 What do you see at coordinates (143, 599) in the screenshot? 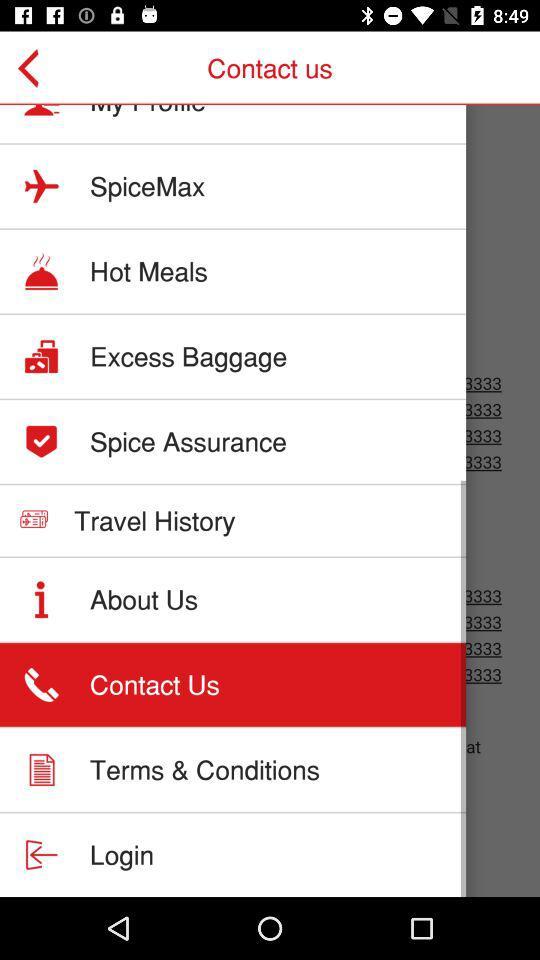
I see `about us item` at bounding box center [143, 599].